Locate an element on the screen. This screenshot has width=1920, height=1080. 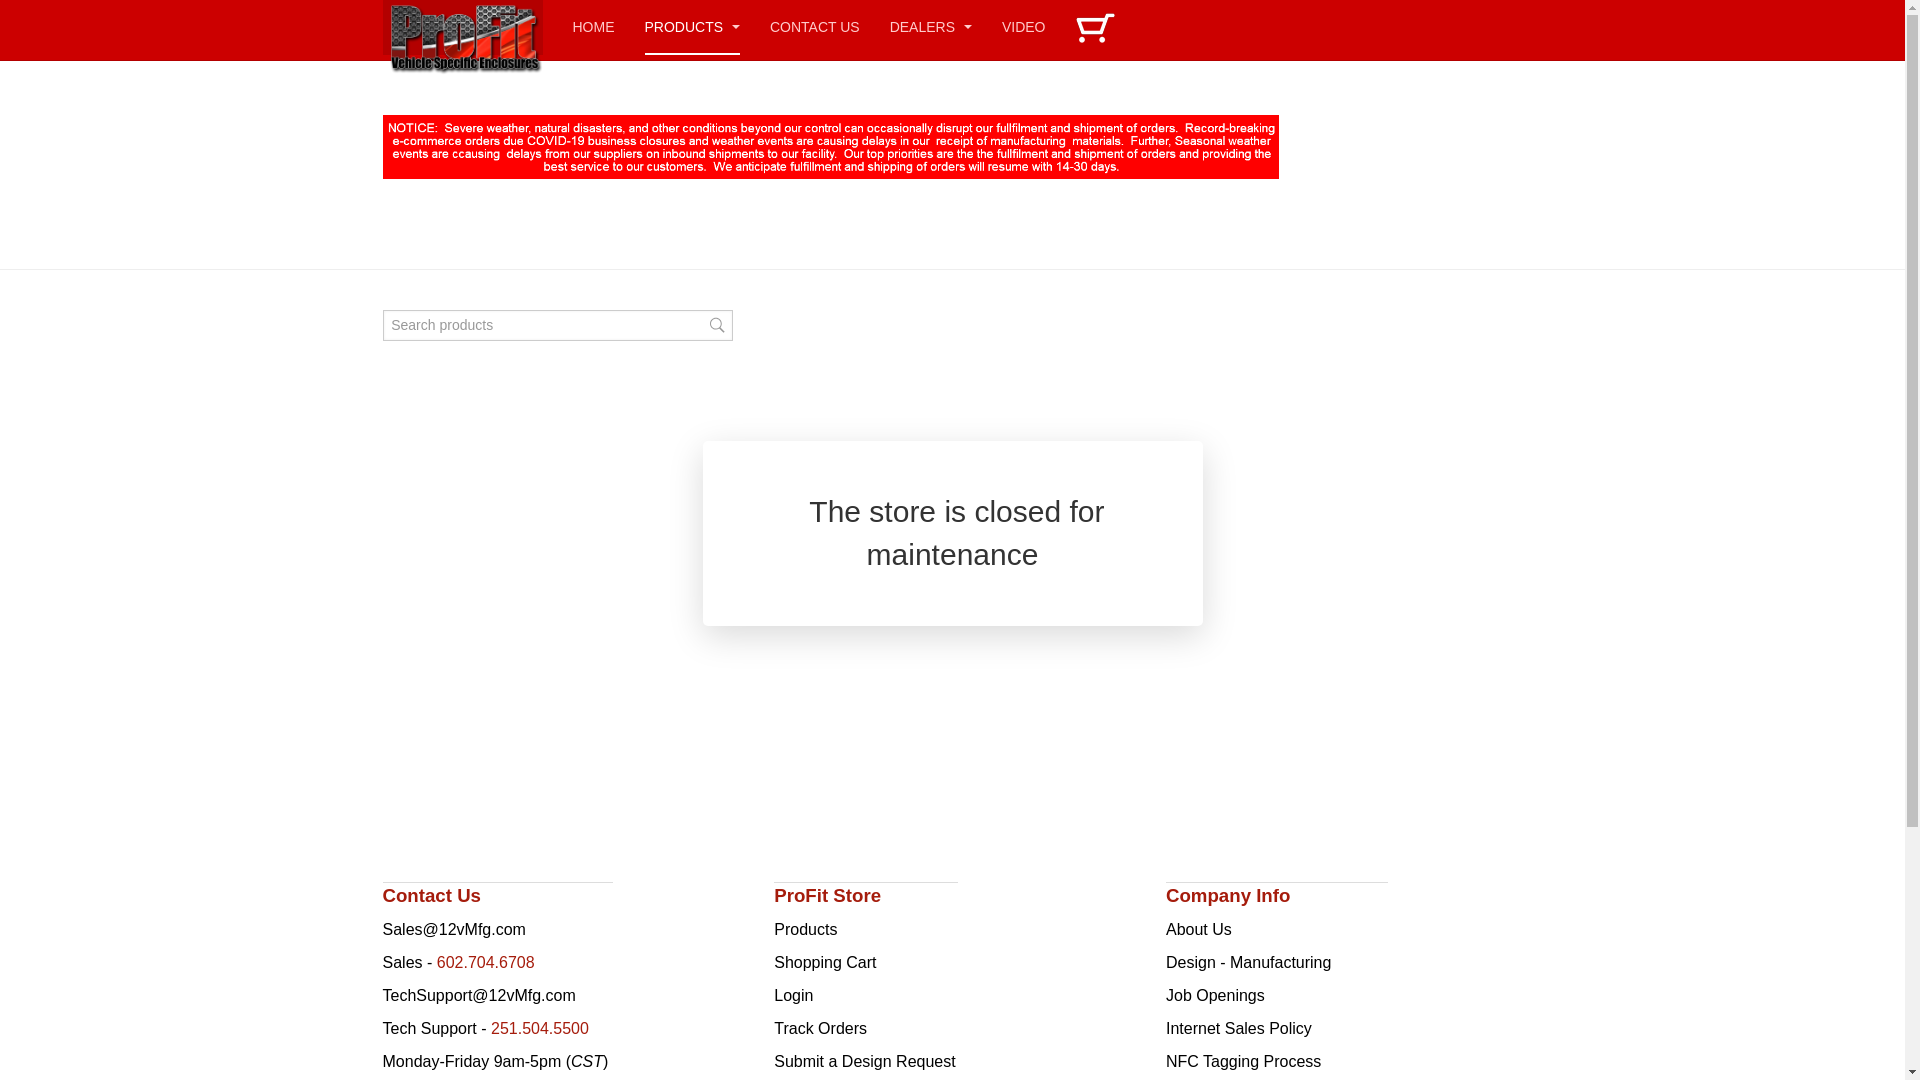
'Job Openings' is located at coordinates (1166, 995).